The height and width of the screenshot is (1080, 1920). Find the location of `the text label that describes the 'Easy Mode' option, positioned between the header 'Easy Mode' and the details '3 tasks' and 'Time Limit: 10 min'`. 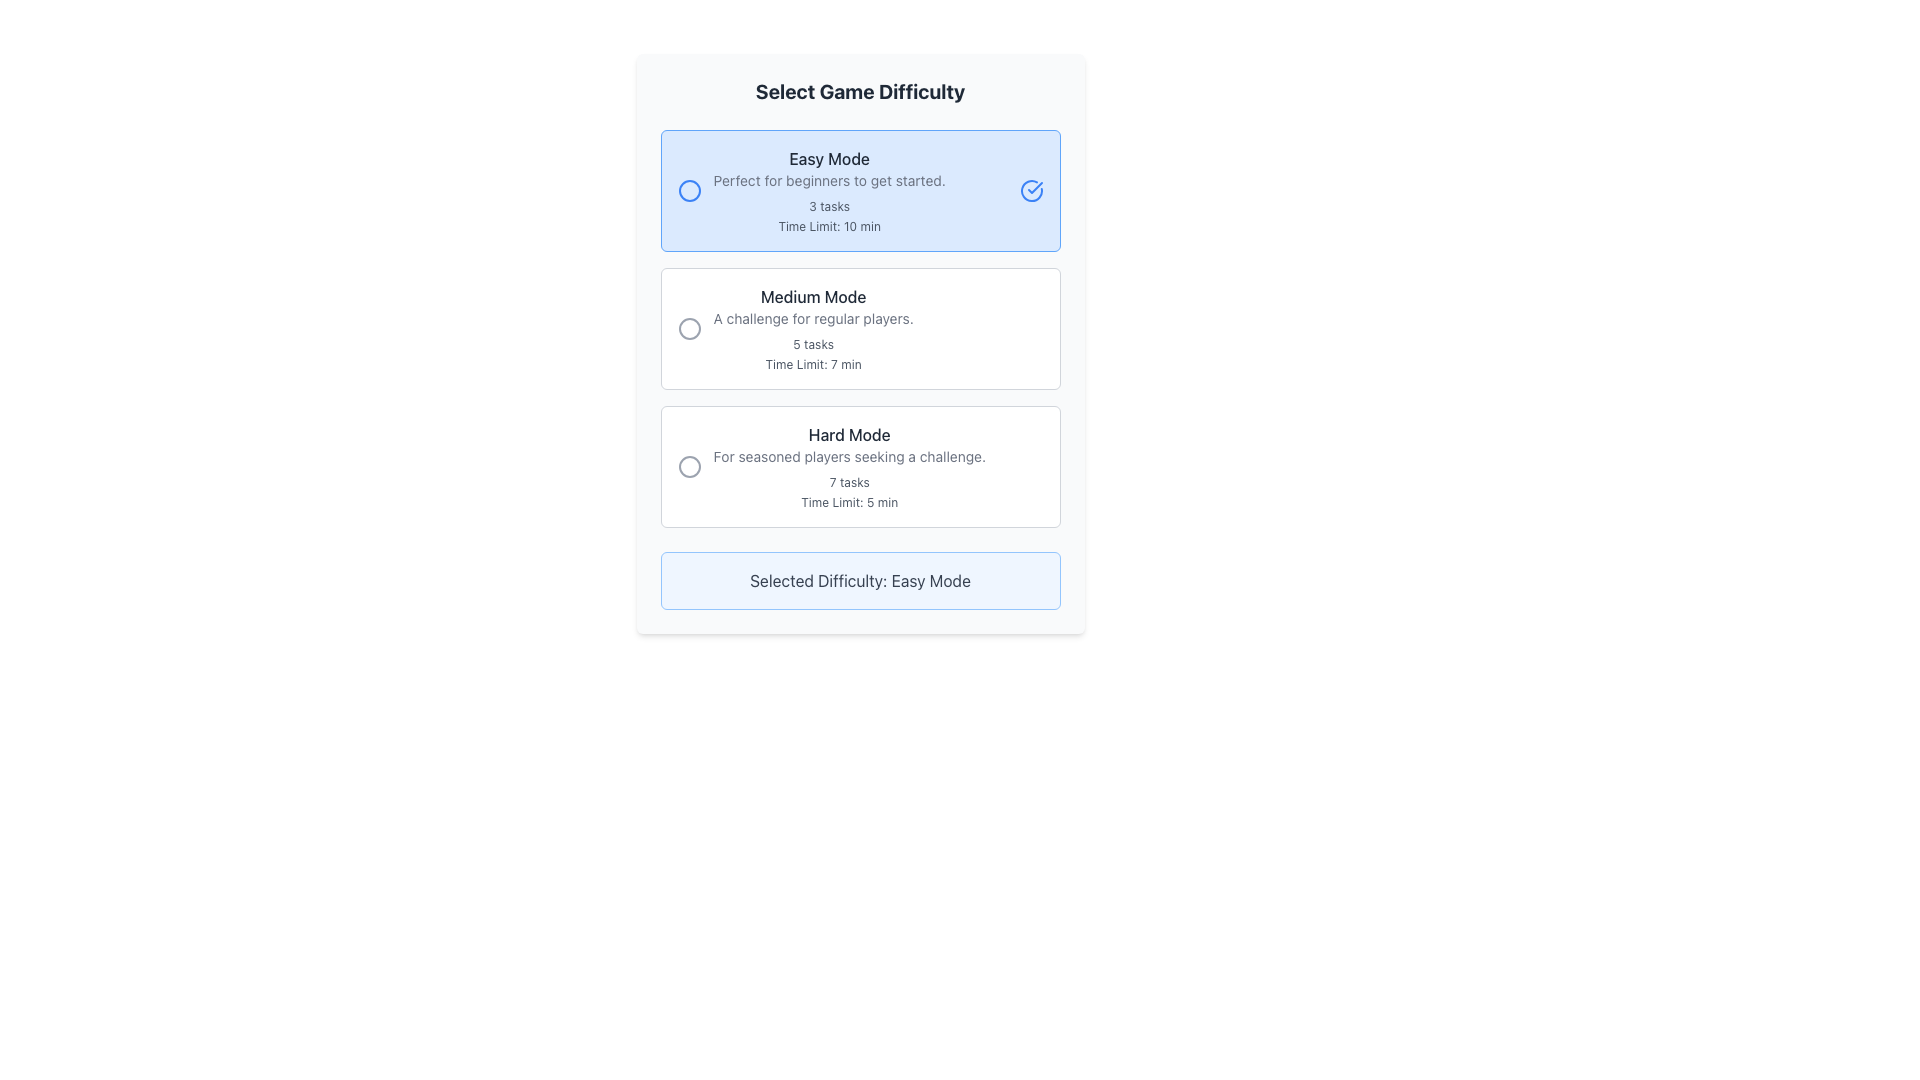

the text label that describes the 'Easy Mode' option, positioned between the header 'Easy Mode' and the details '3 tasks' and 'Time Limit: 10 min' is located at coordinates (829, 181).